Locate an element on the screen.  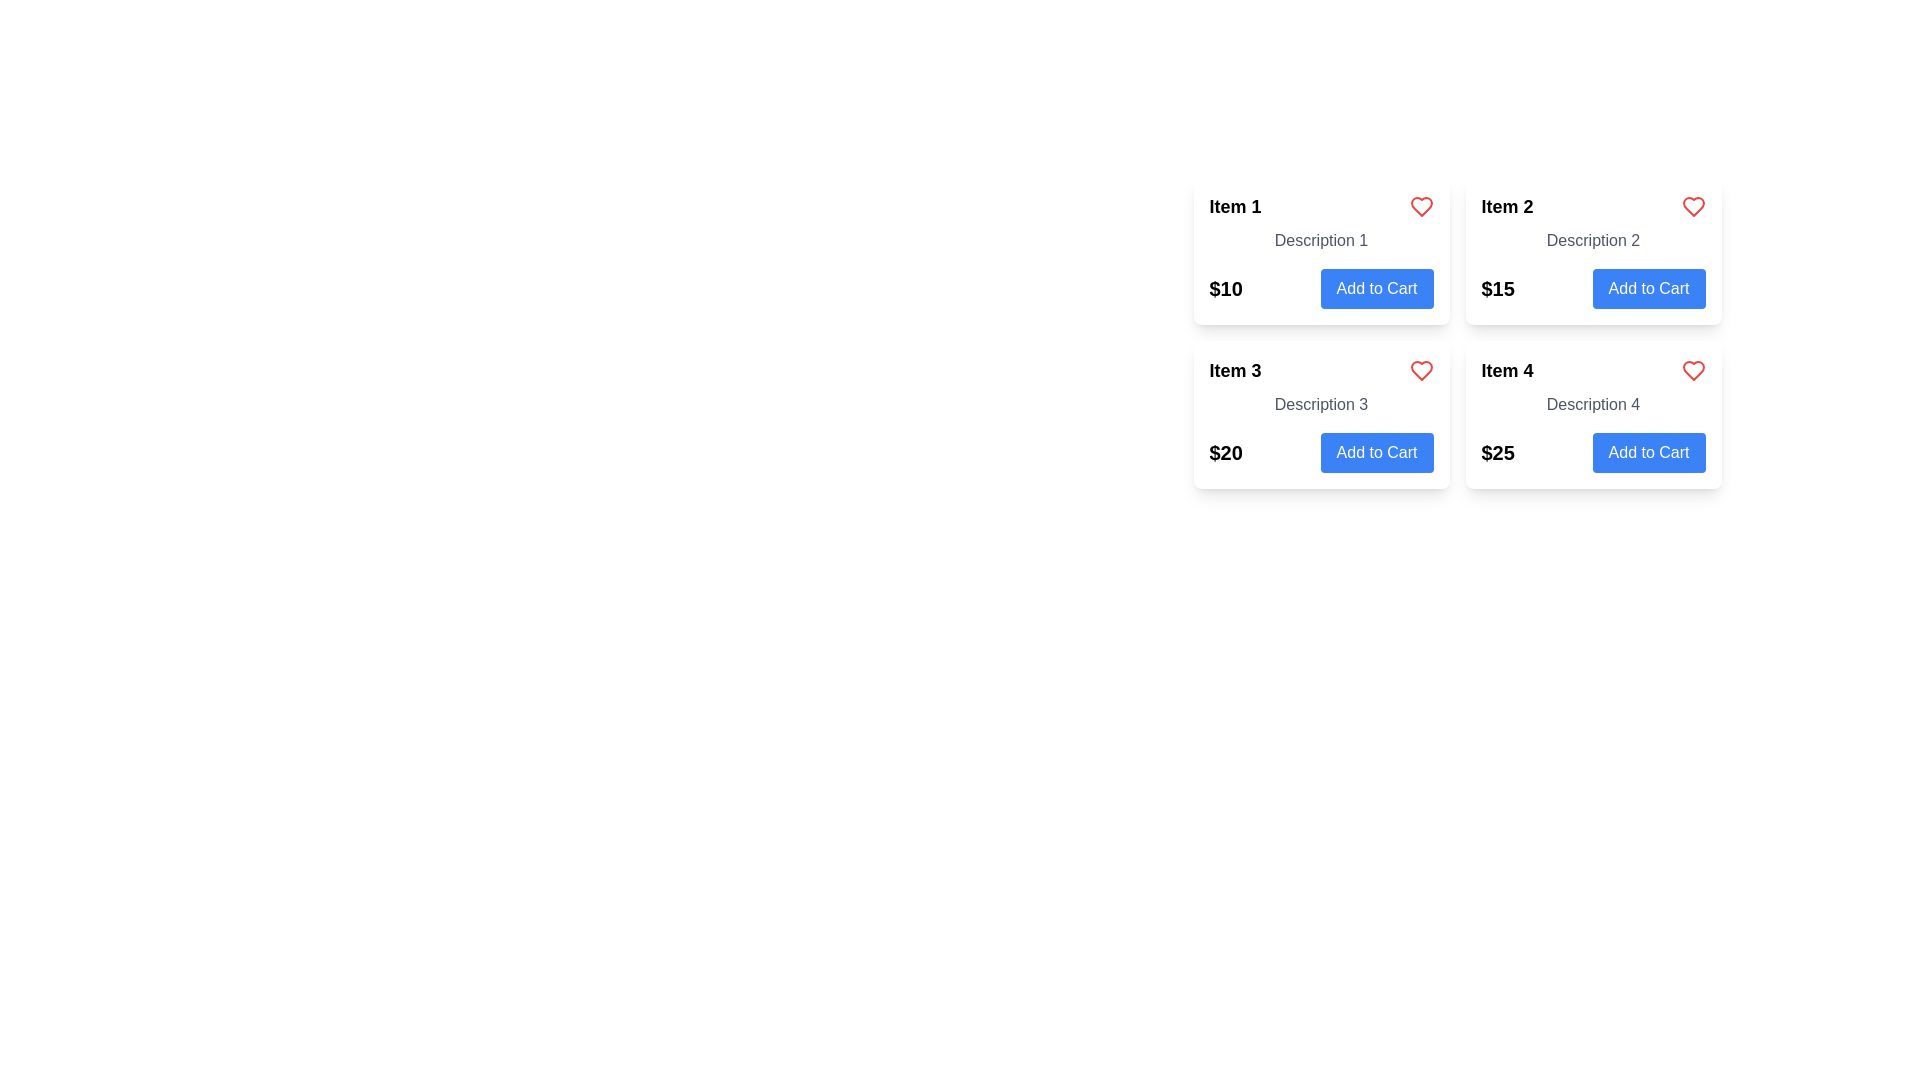
the heart icon located to the far right of the header text 'Item 2' in the upper right corner of the product card is located at coordinates (1692, 207).